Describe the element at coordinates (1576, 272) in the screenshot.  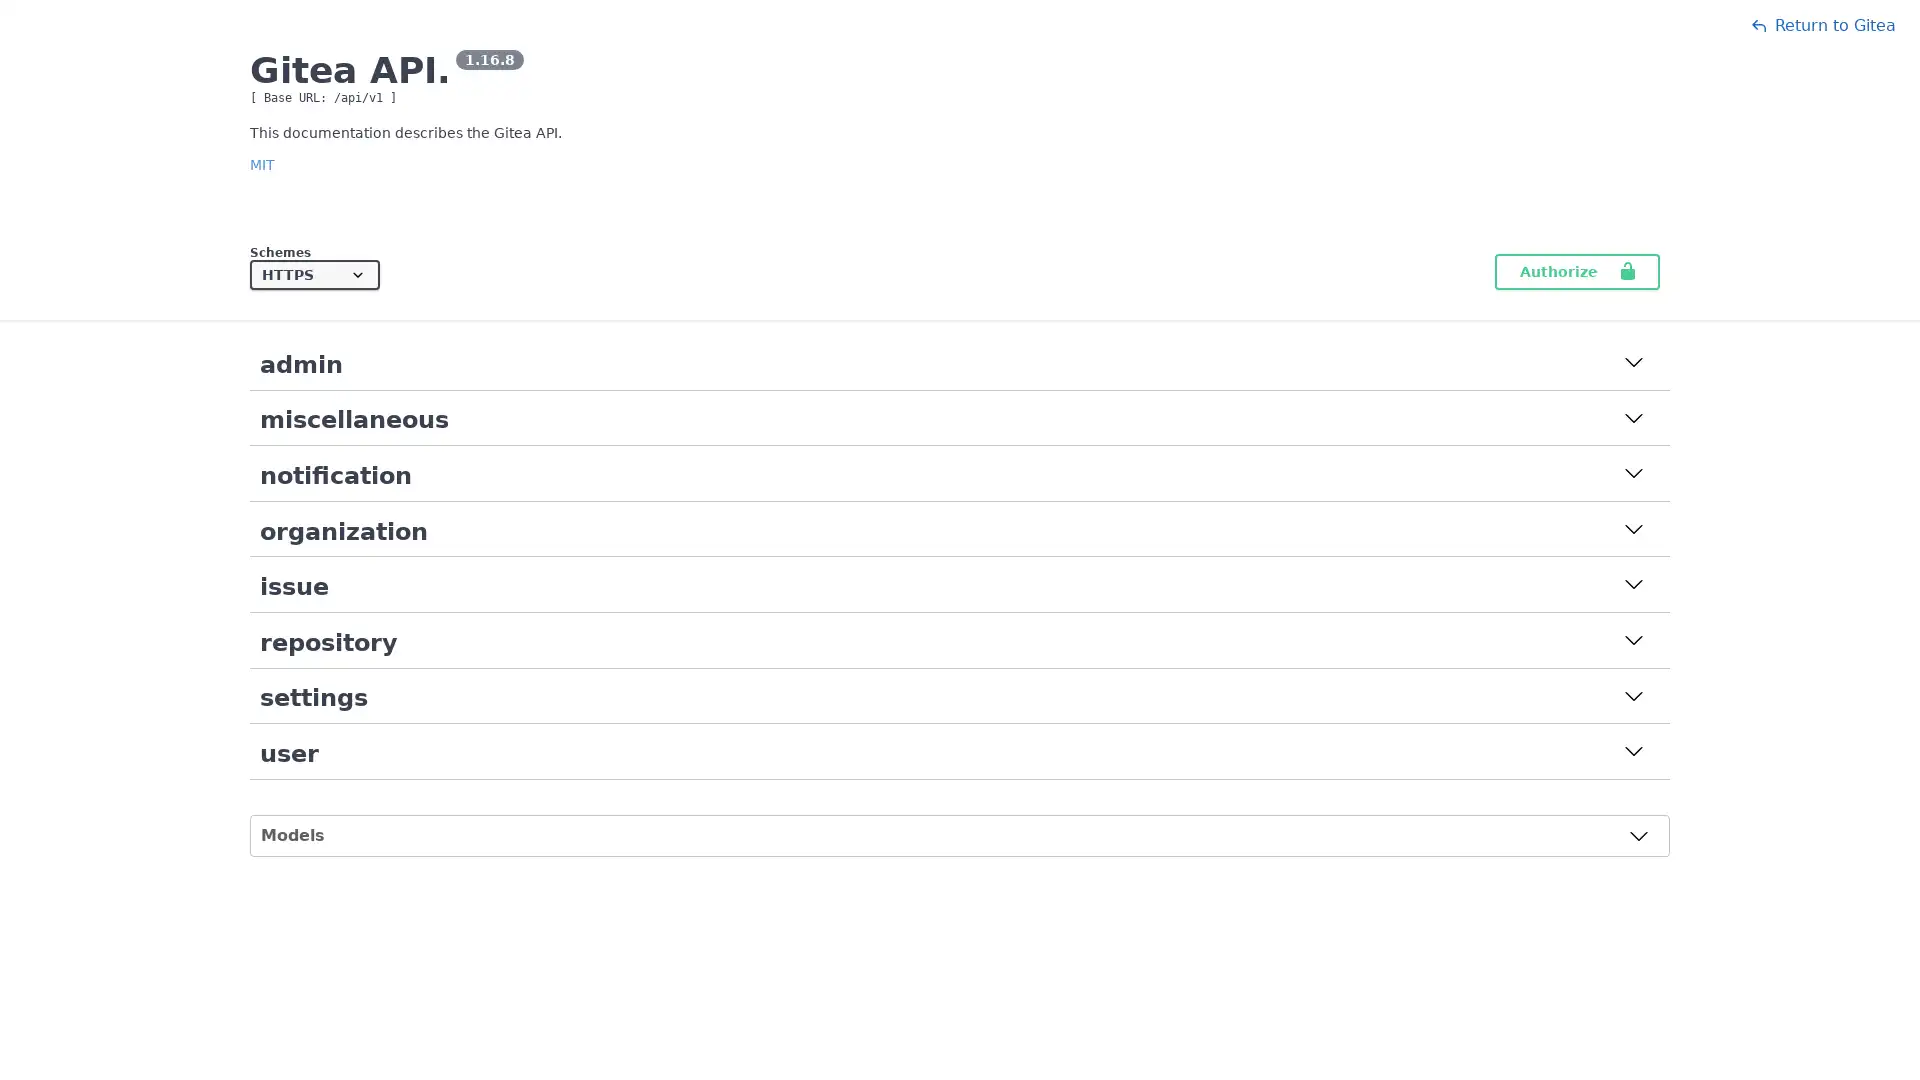
I see `Authorize` at that location.